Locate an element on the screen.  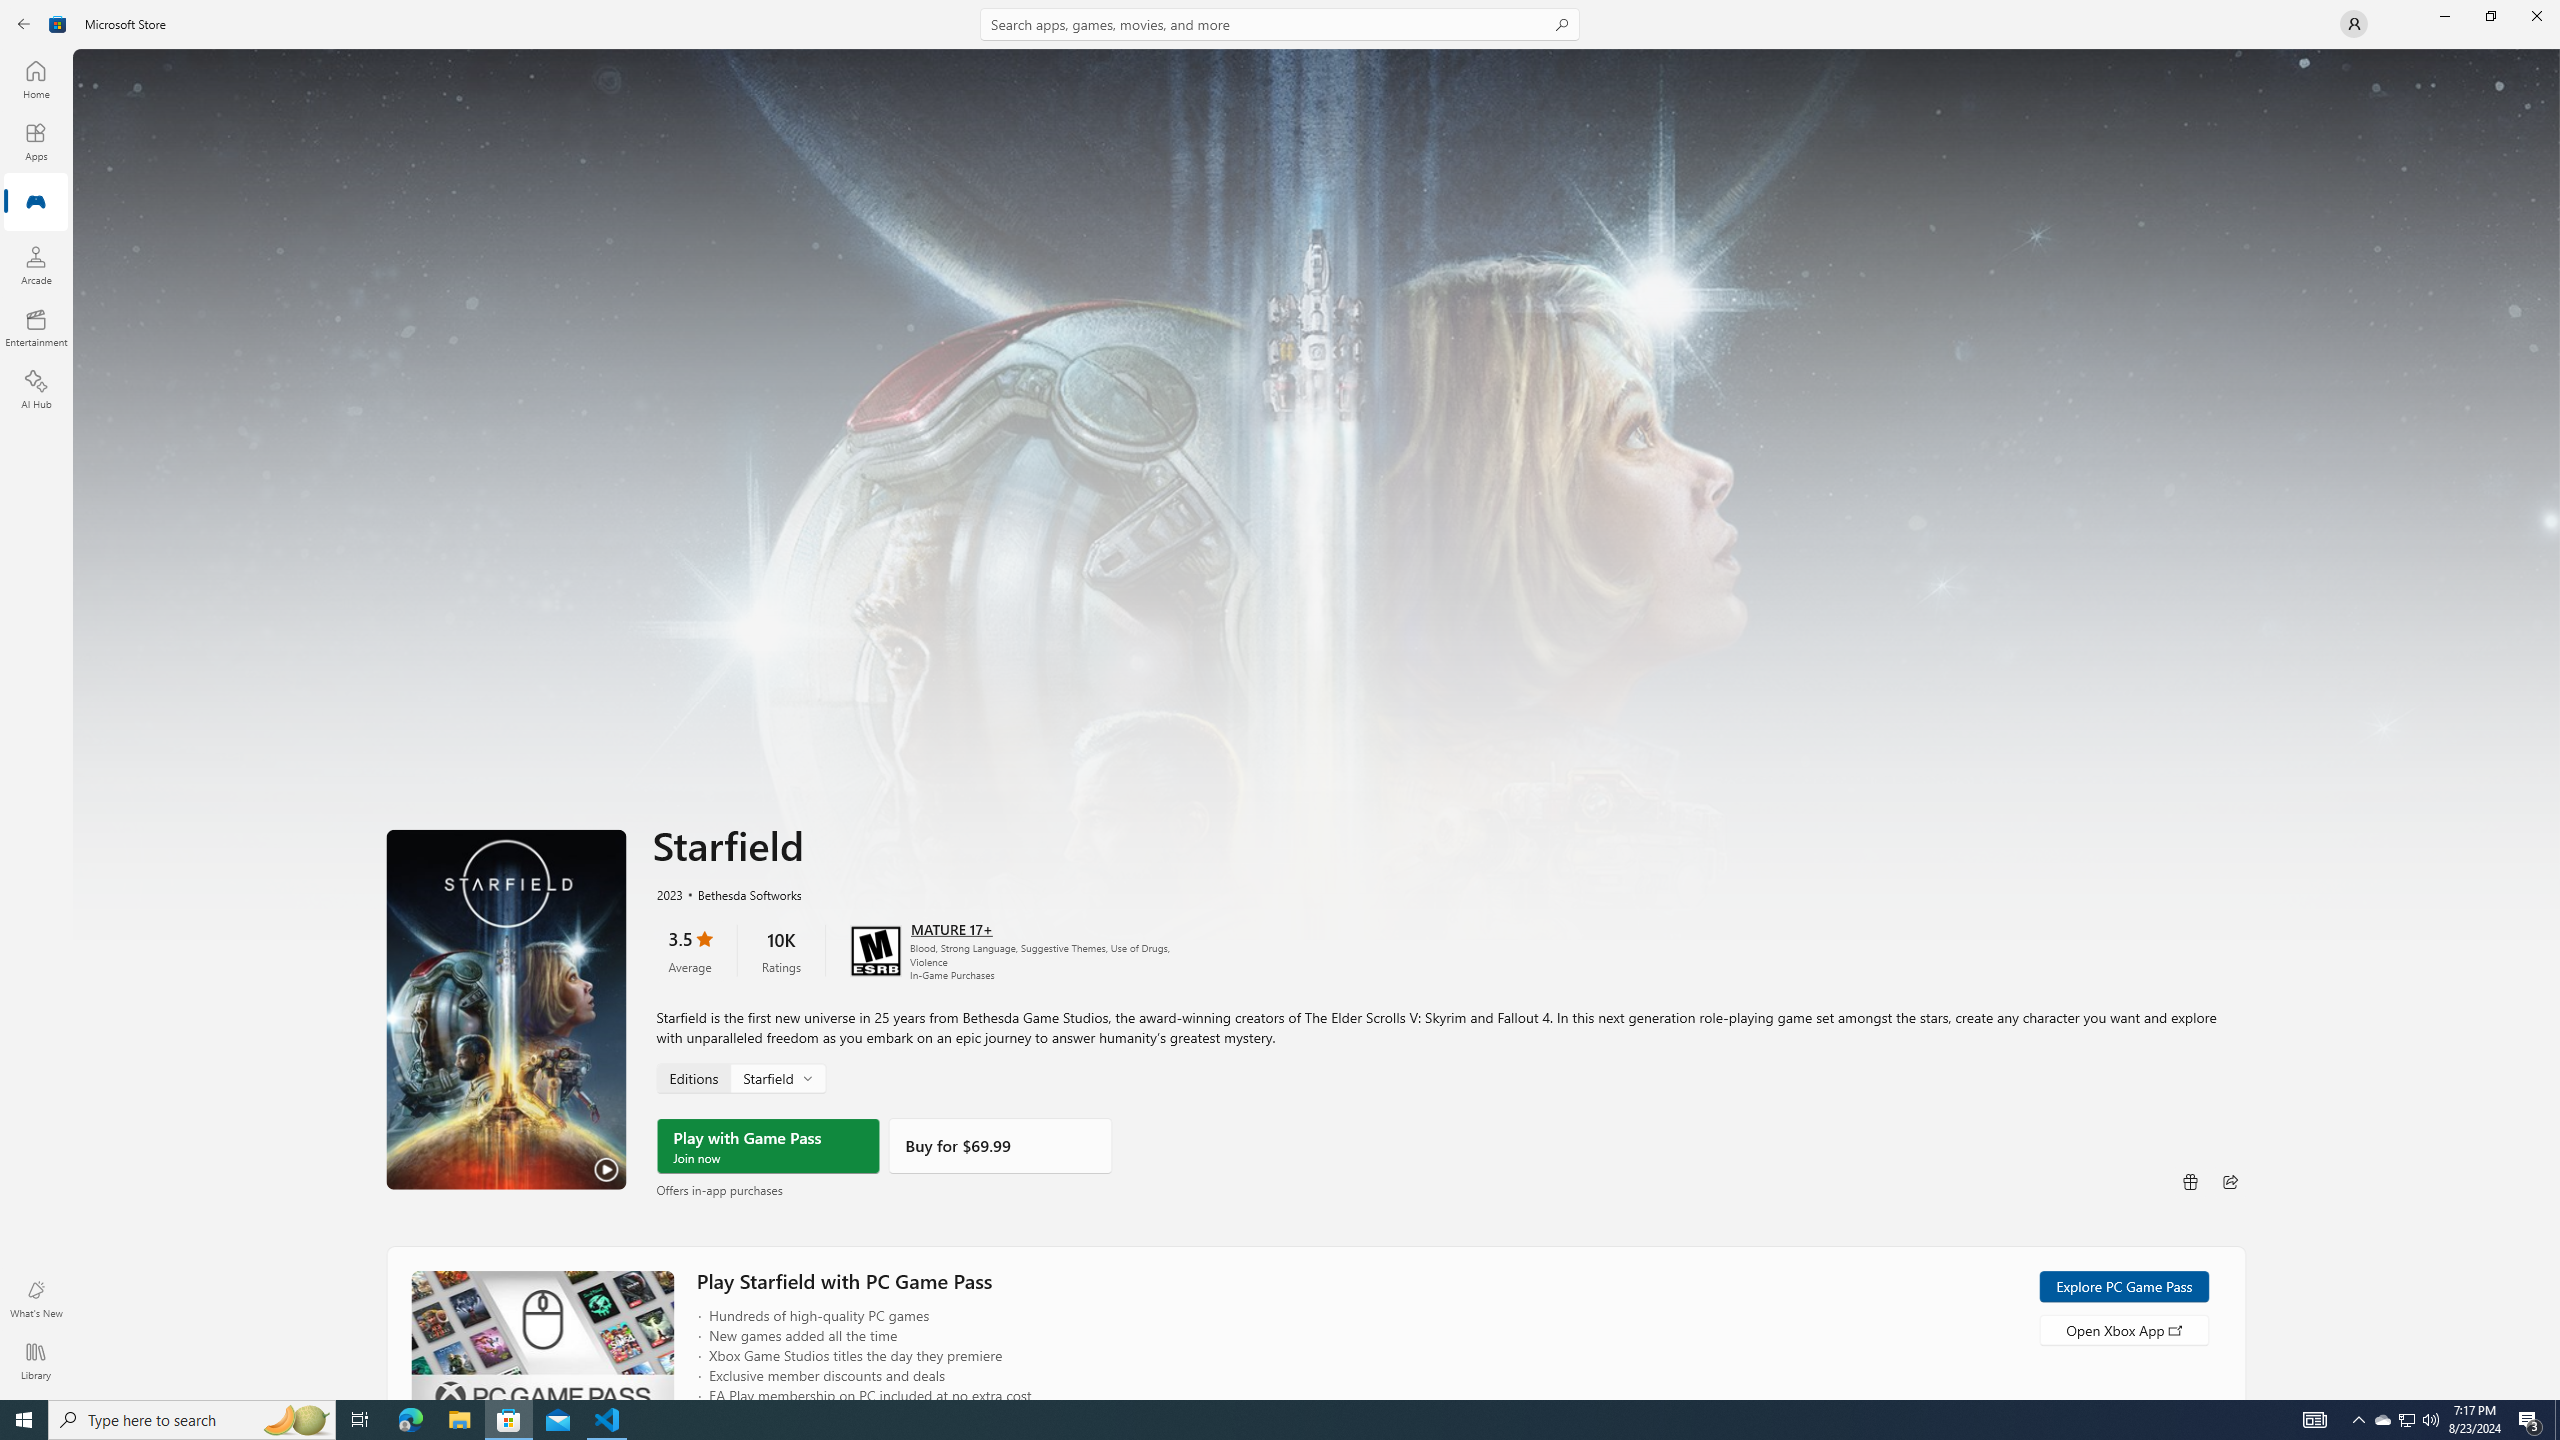
'Share' is located at coordinates (2229, 1179).